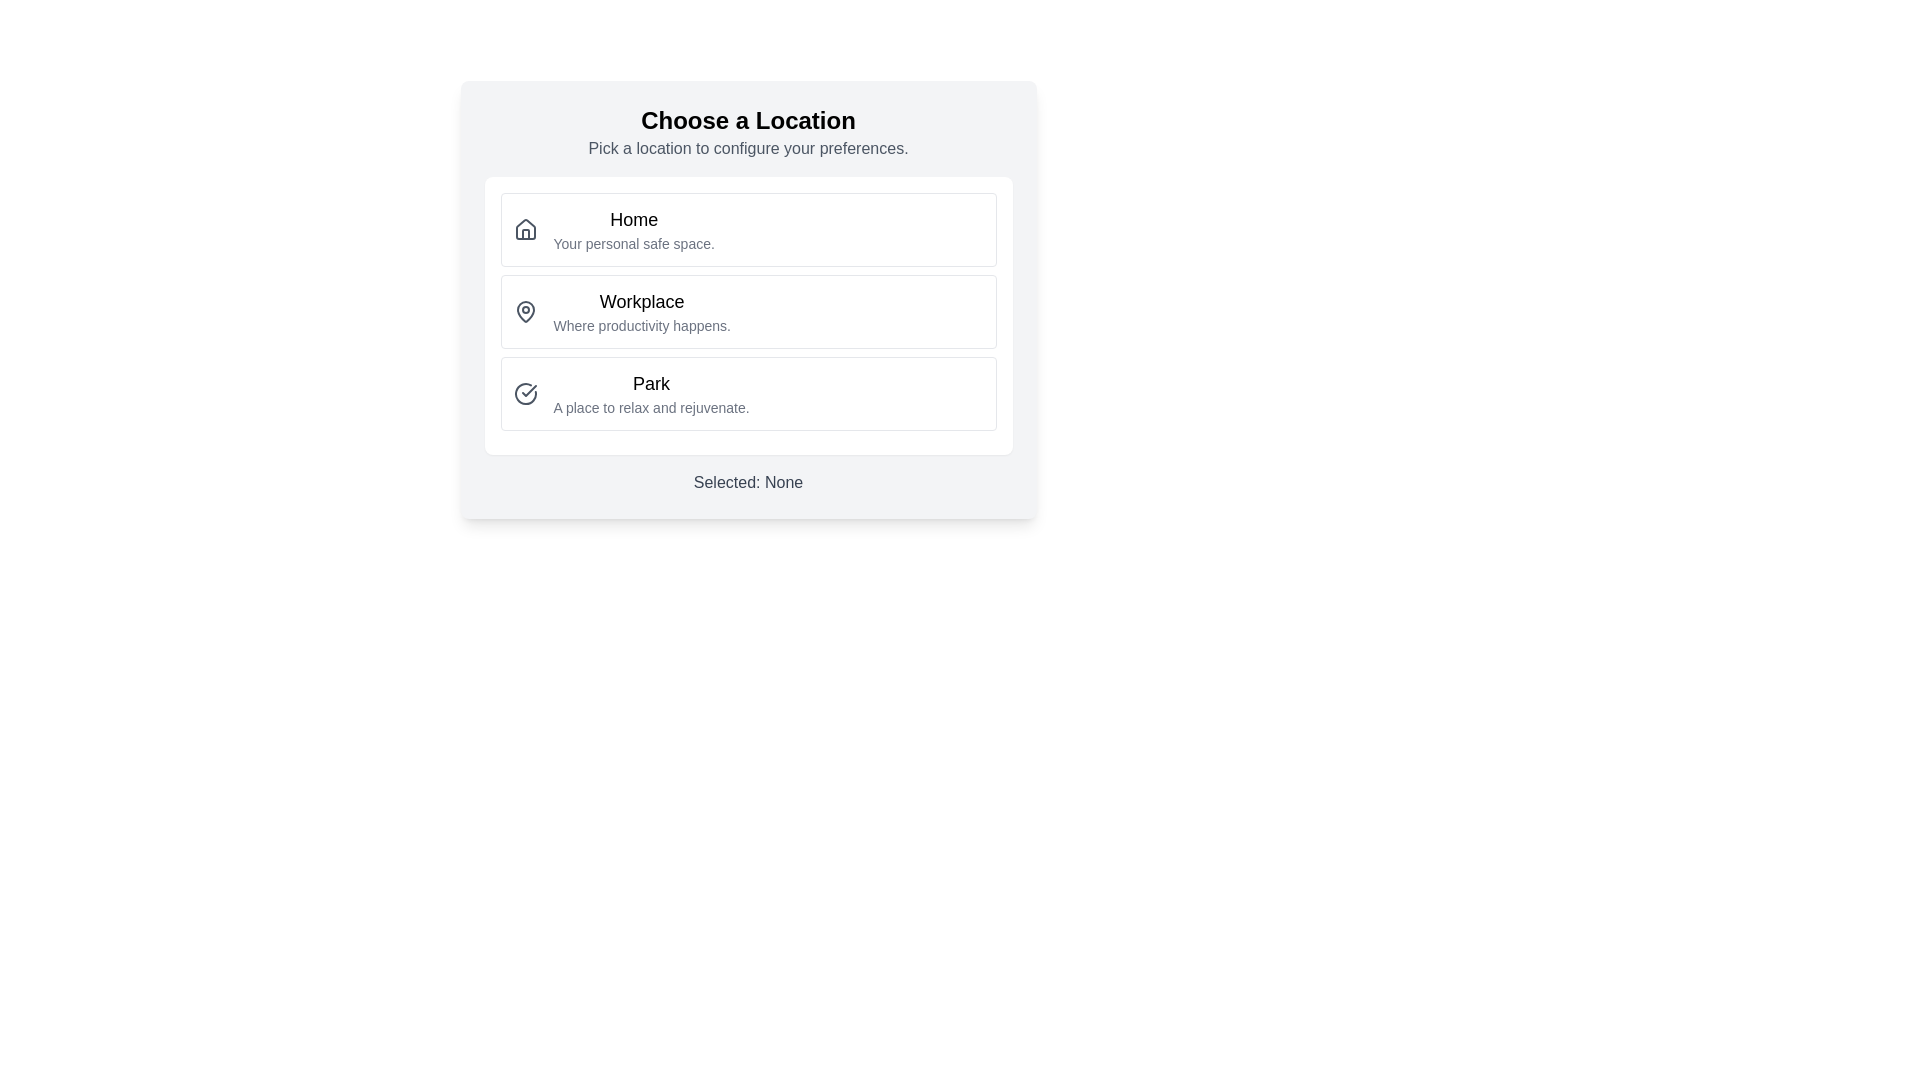 The image size is (1920, 1080). I want to click on the 'Workplace' icon in the location selection interface, so click(525, 312).